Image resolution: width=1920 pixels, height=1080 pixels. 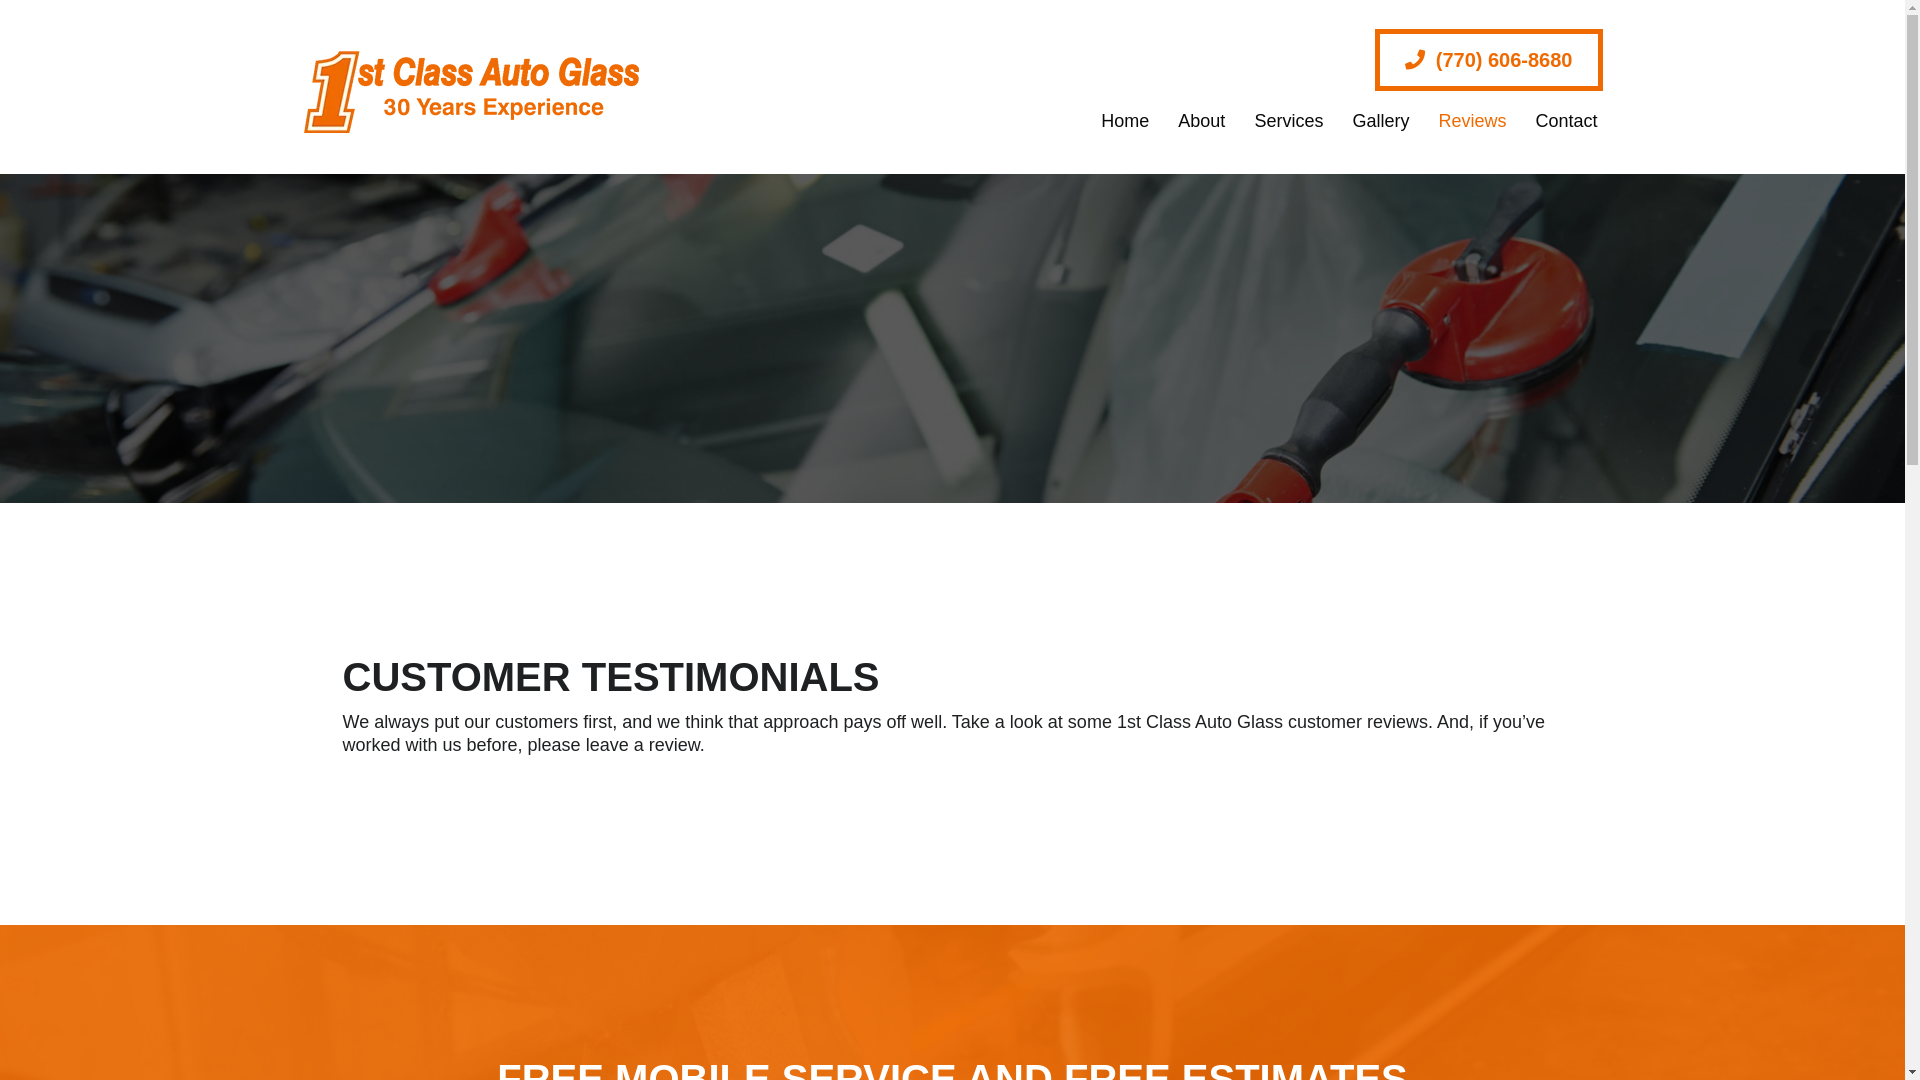 I want to click on 'Services', so click(x=1277, y=120).